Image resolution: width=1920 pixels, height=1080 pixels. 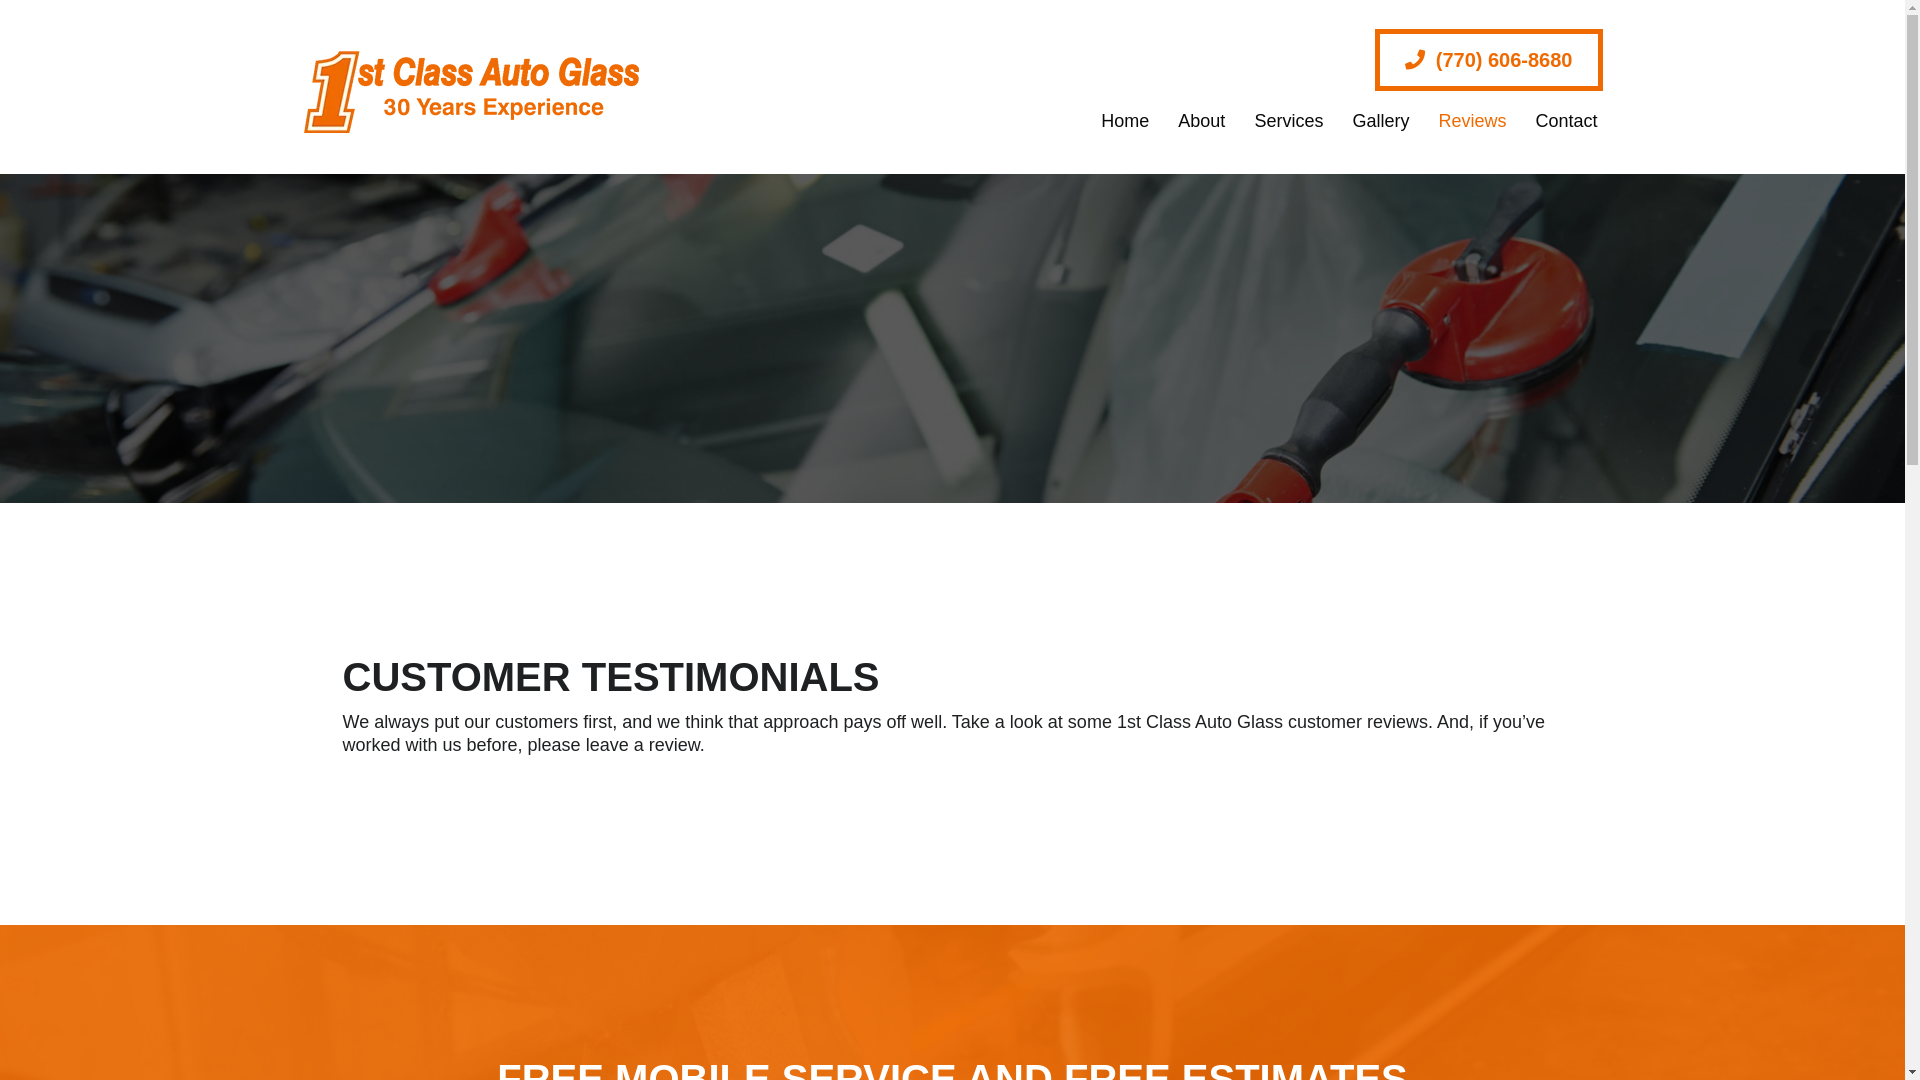 I want to click on 'Services', so click(x=1277, y=120).